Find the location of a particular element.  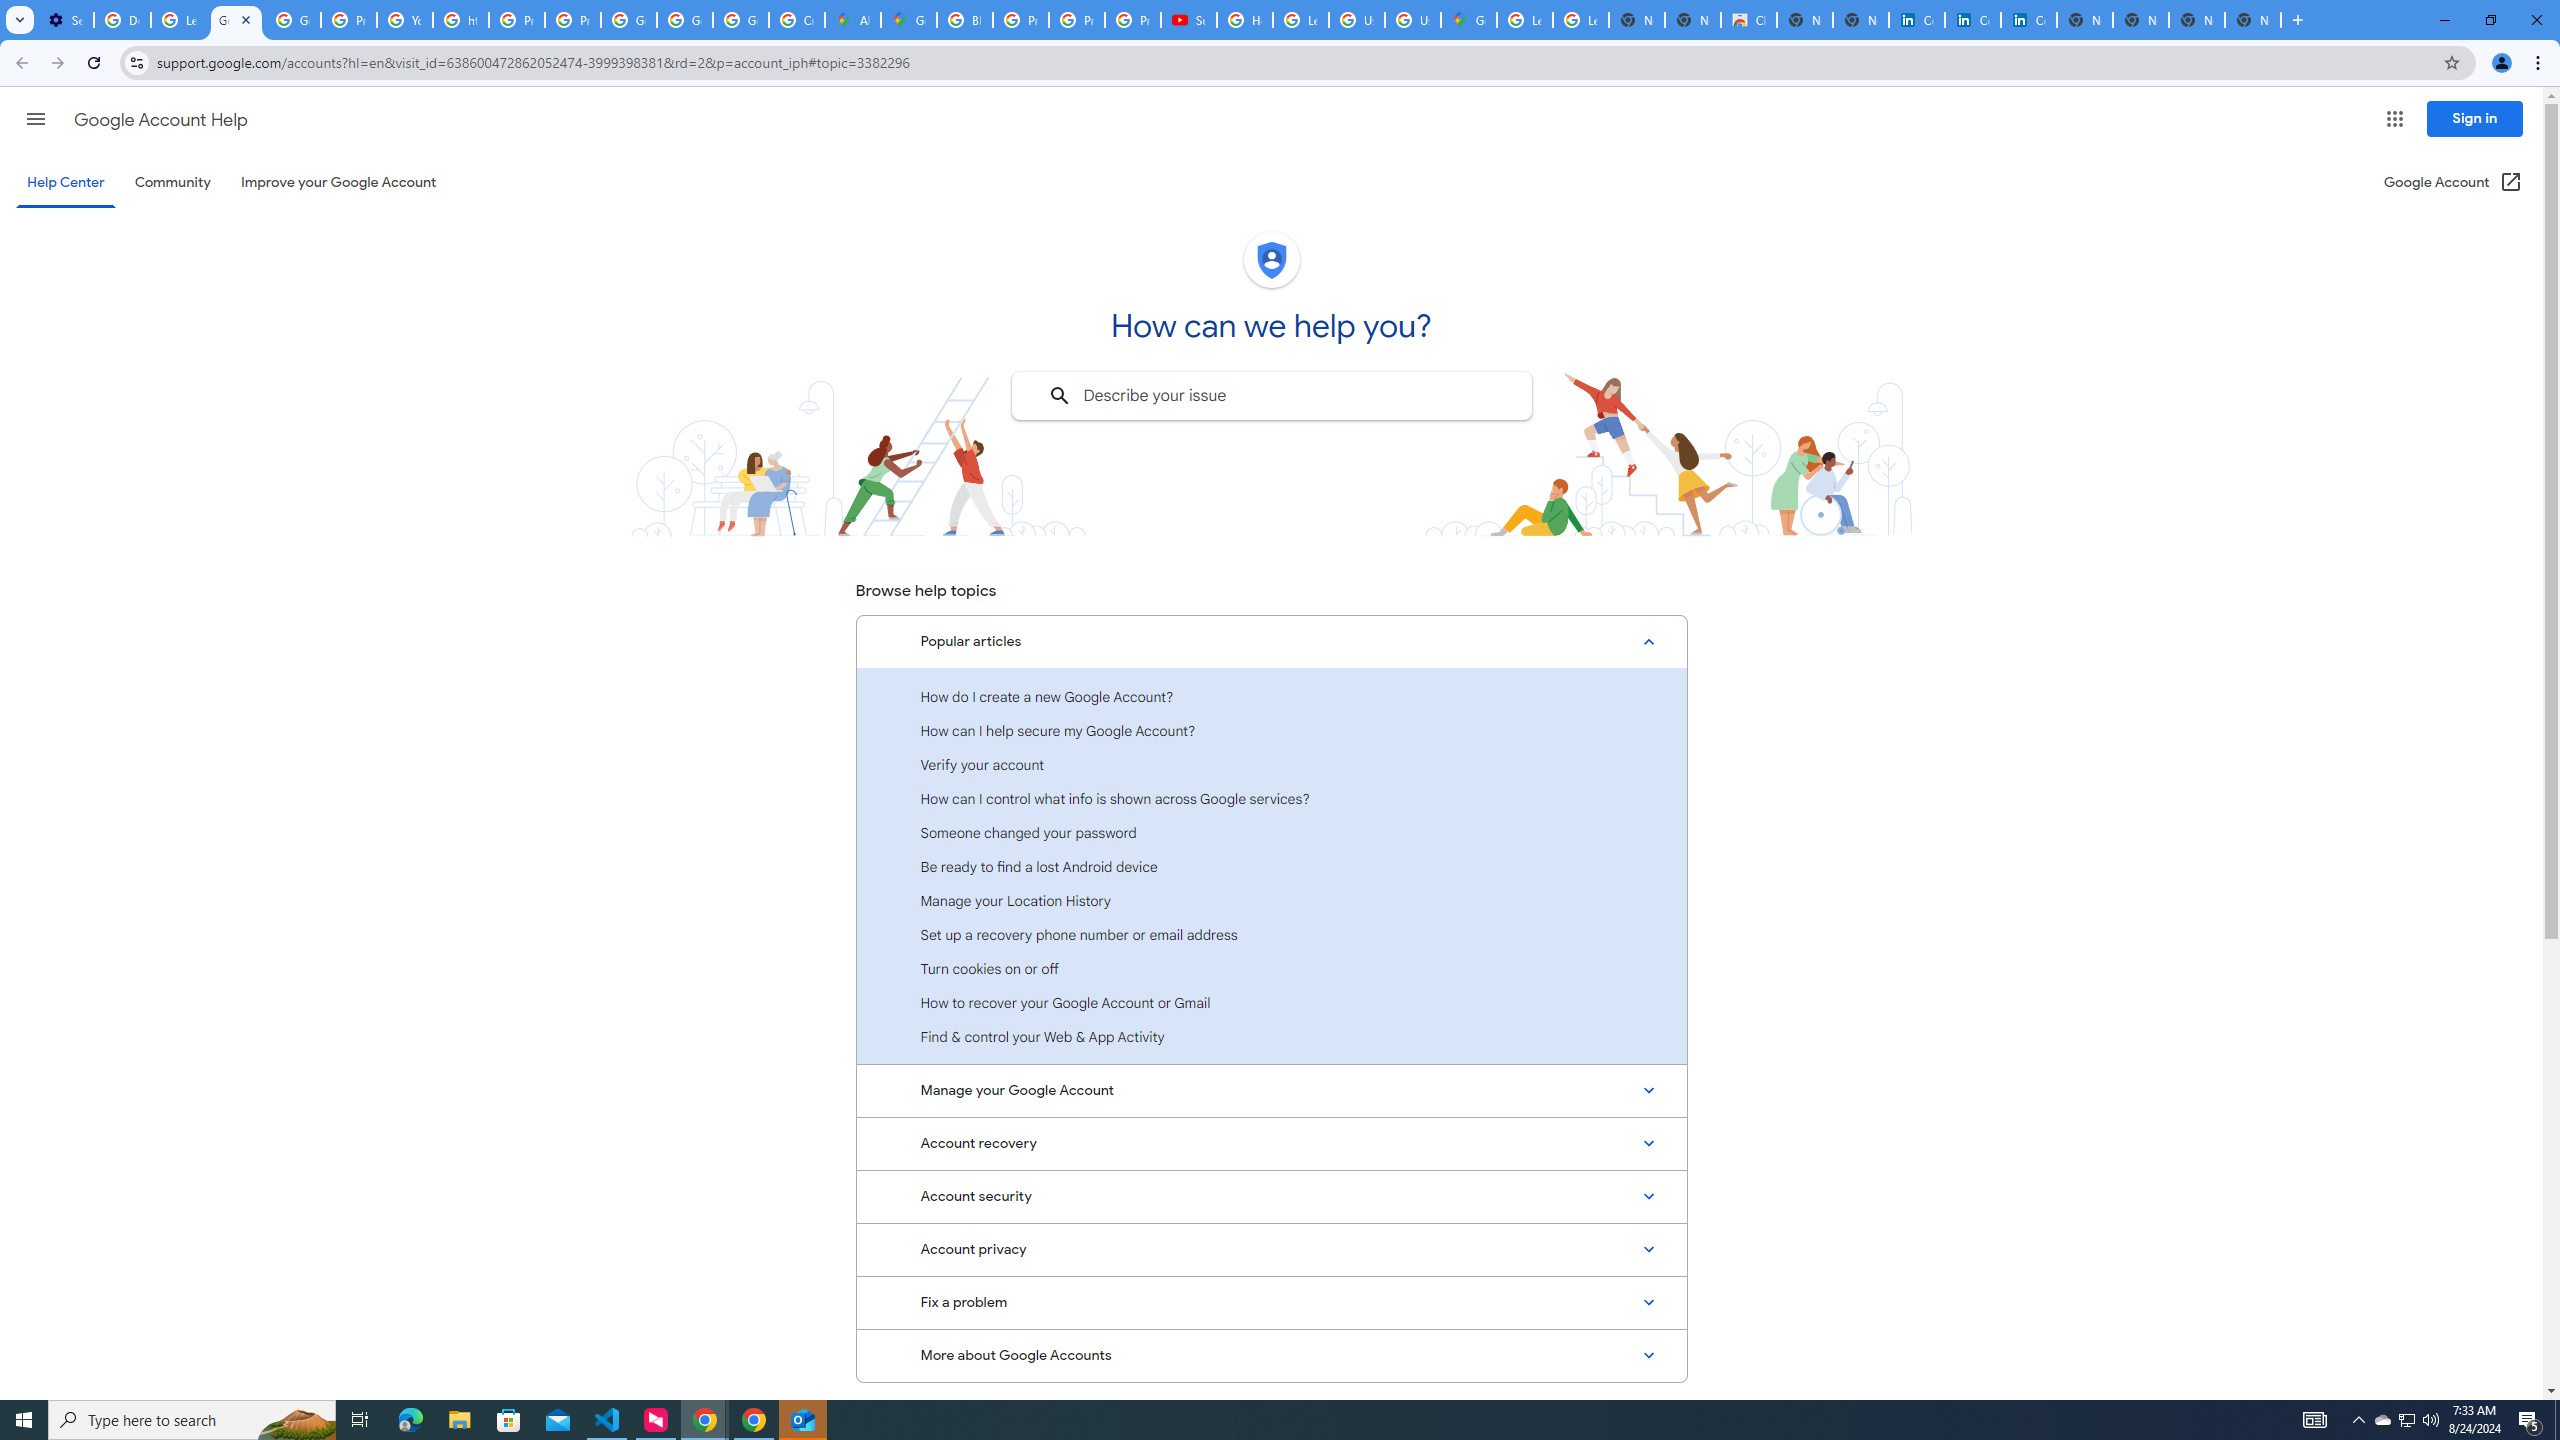

'New Tab' is located at coordinates (2254, 19).